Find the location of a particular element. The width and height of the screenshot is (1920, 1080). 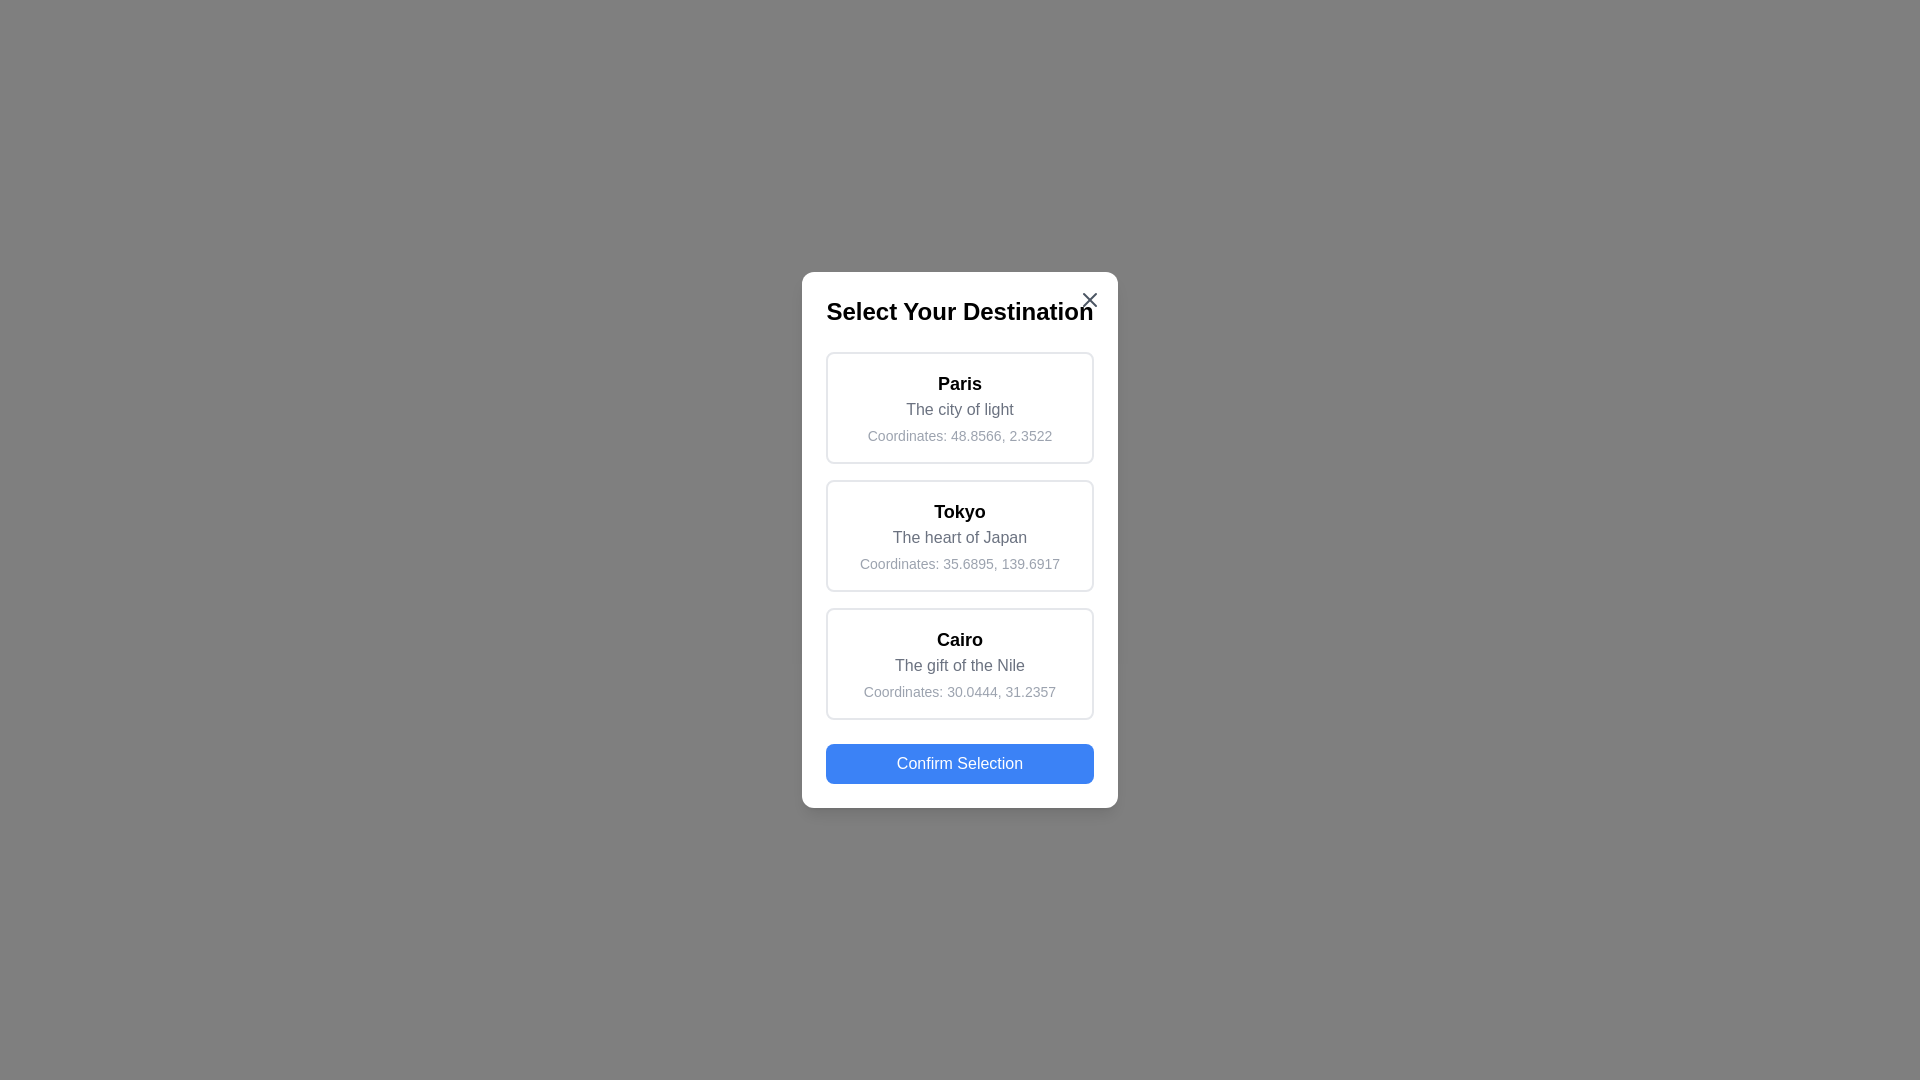

close button in the top-right corner of the dialog is located at coordinates (1088, 300).